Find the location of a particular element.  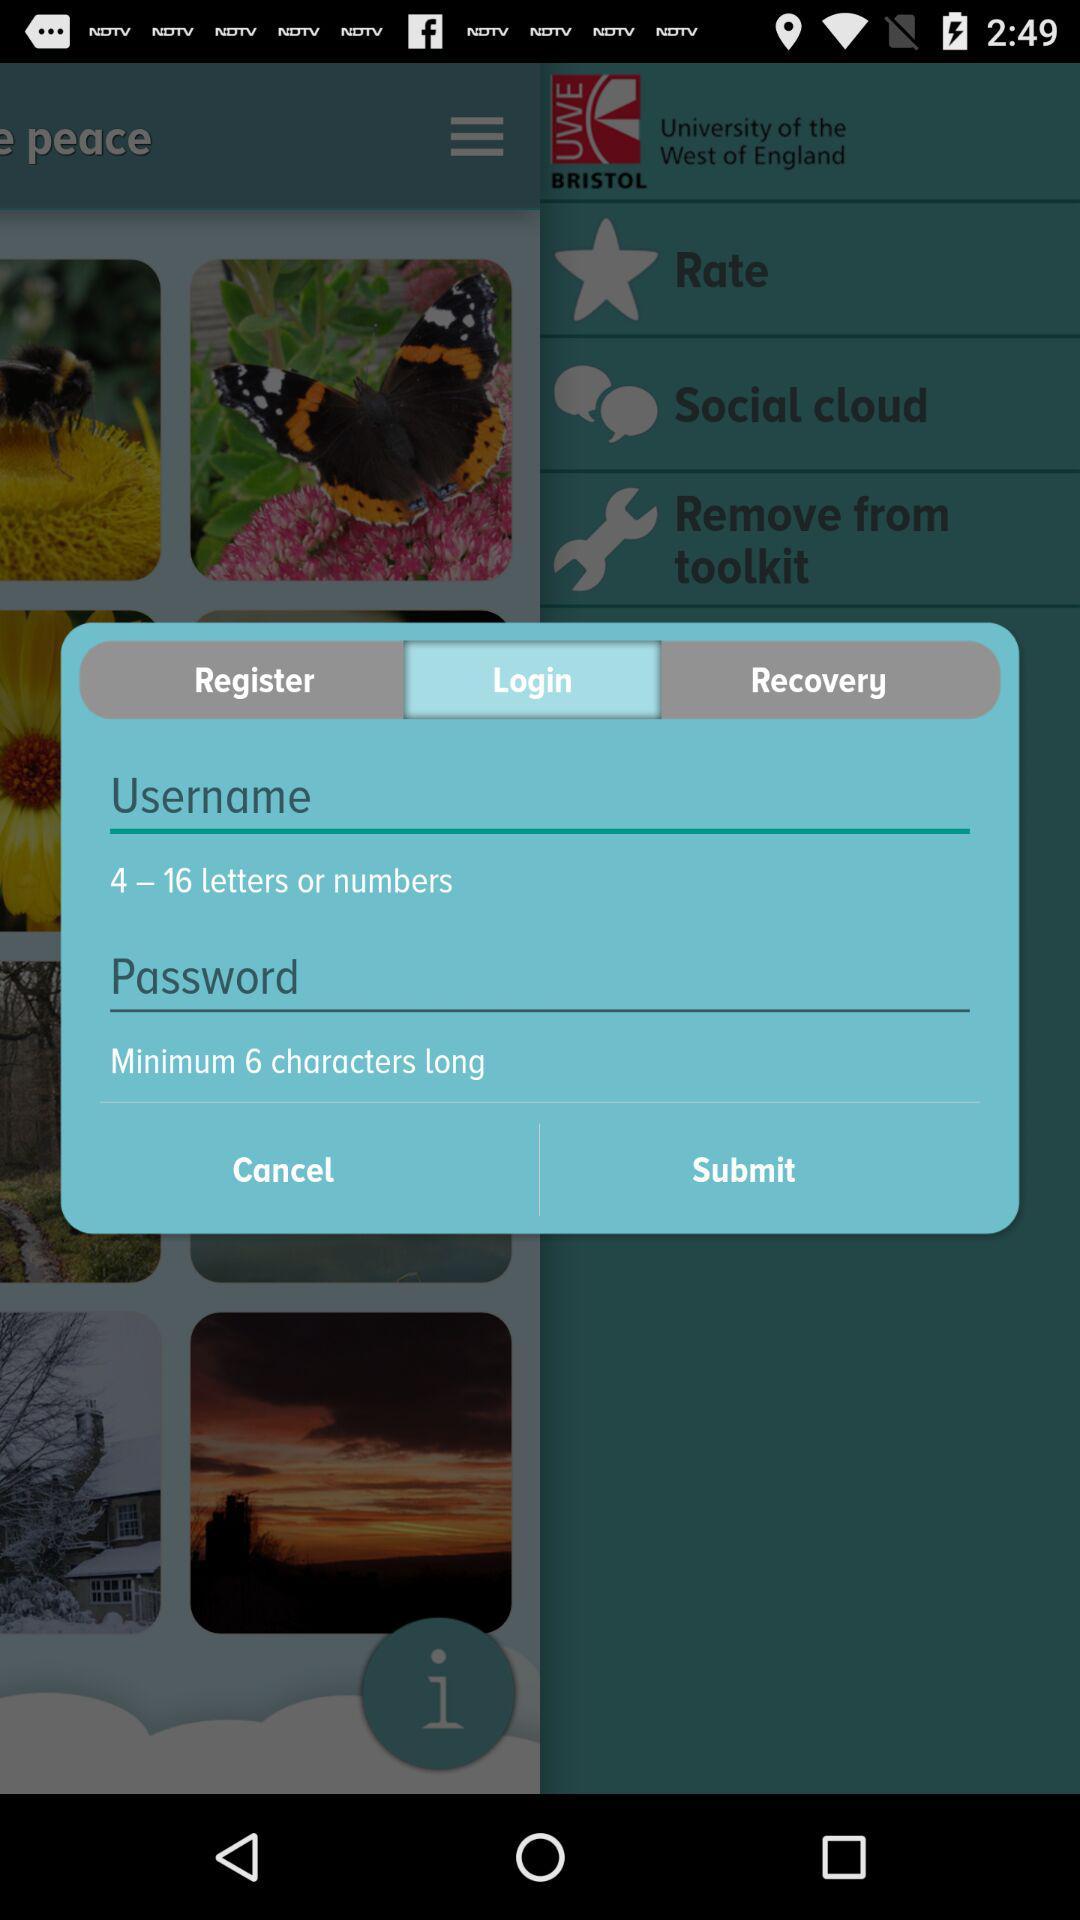

icon next to register is located at coordinates (531, 679).